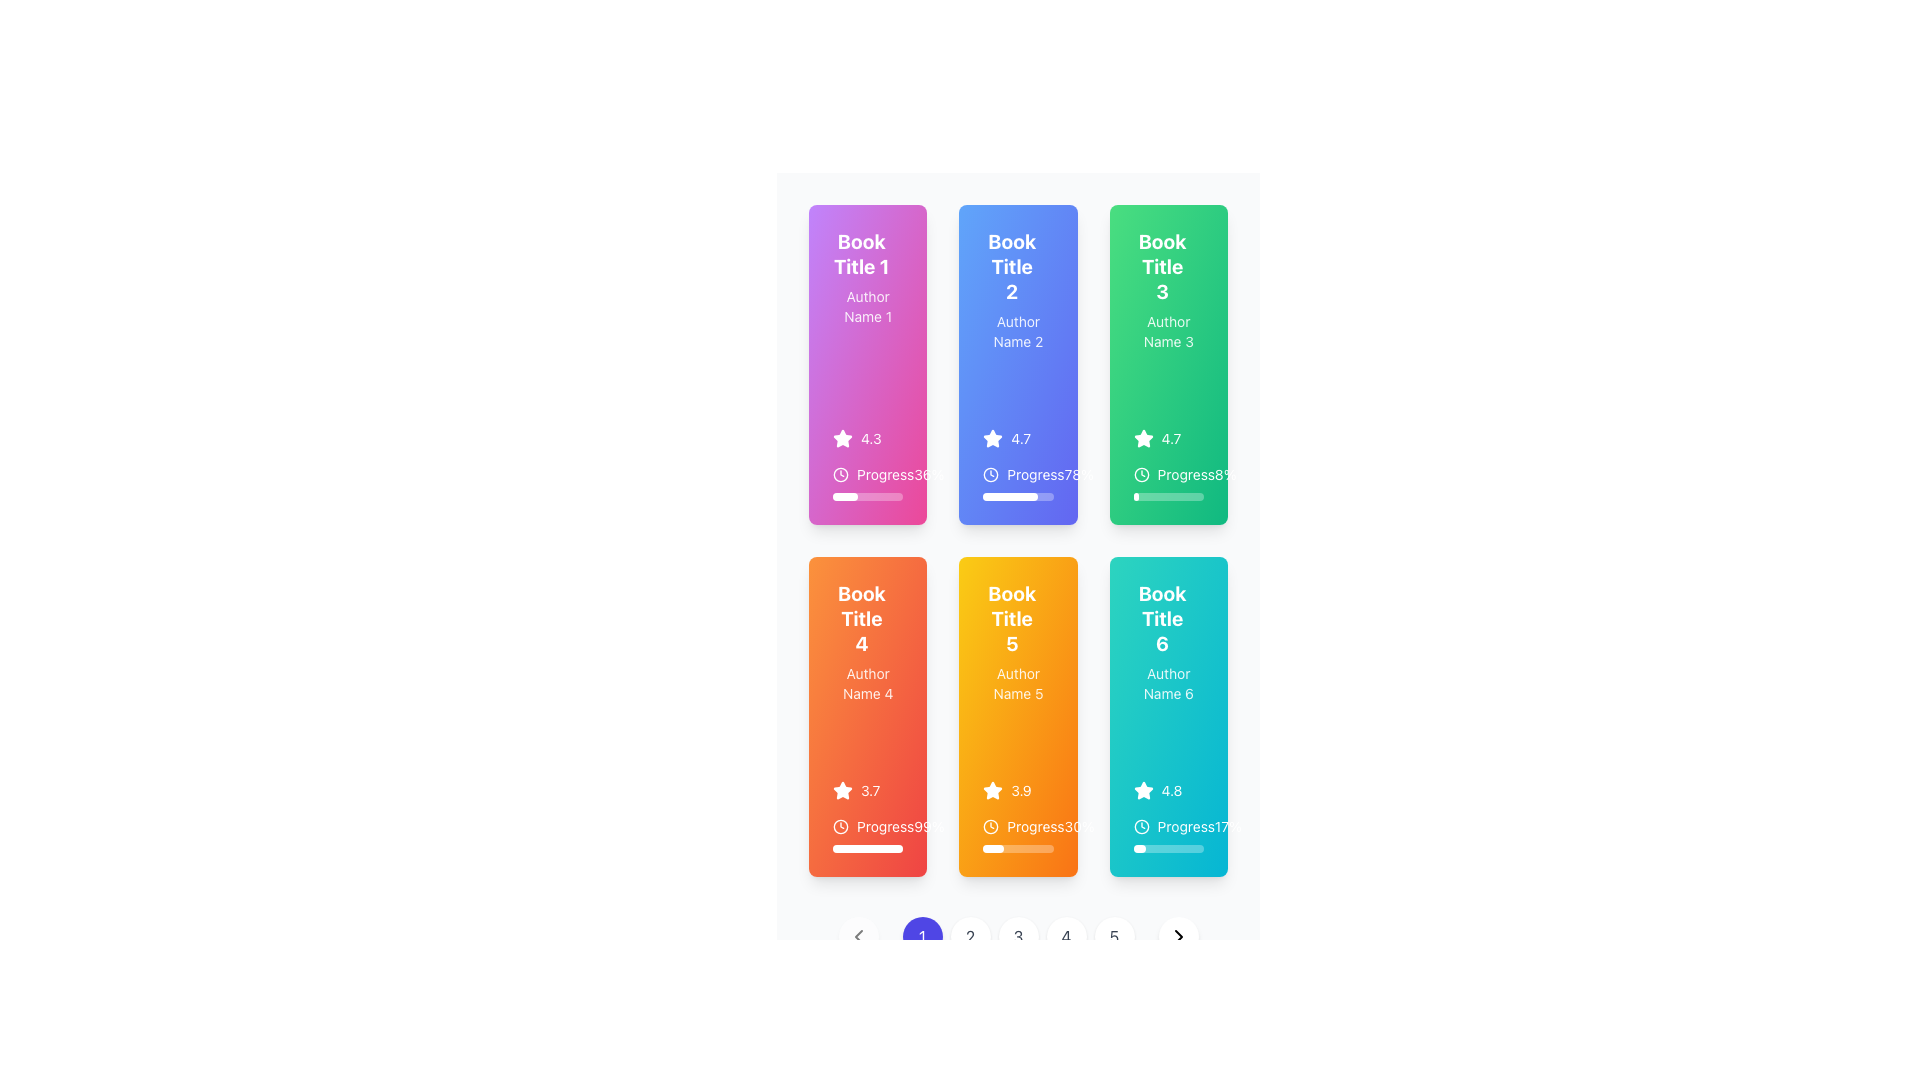  Describe the element at coordinates (1010, 496) in the screenshot. I see `the Progress bar segment indicating 78% completion within the 'Progress 78%' progress bar on the blue card labeled 'Book Title 2, Author Name 2'` at that location.